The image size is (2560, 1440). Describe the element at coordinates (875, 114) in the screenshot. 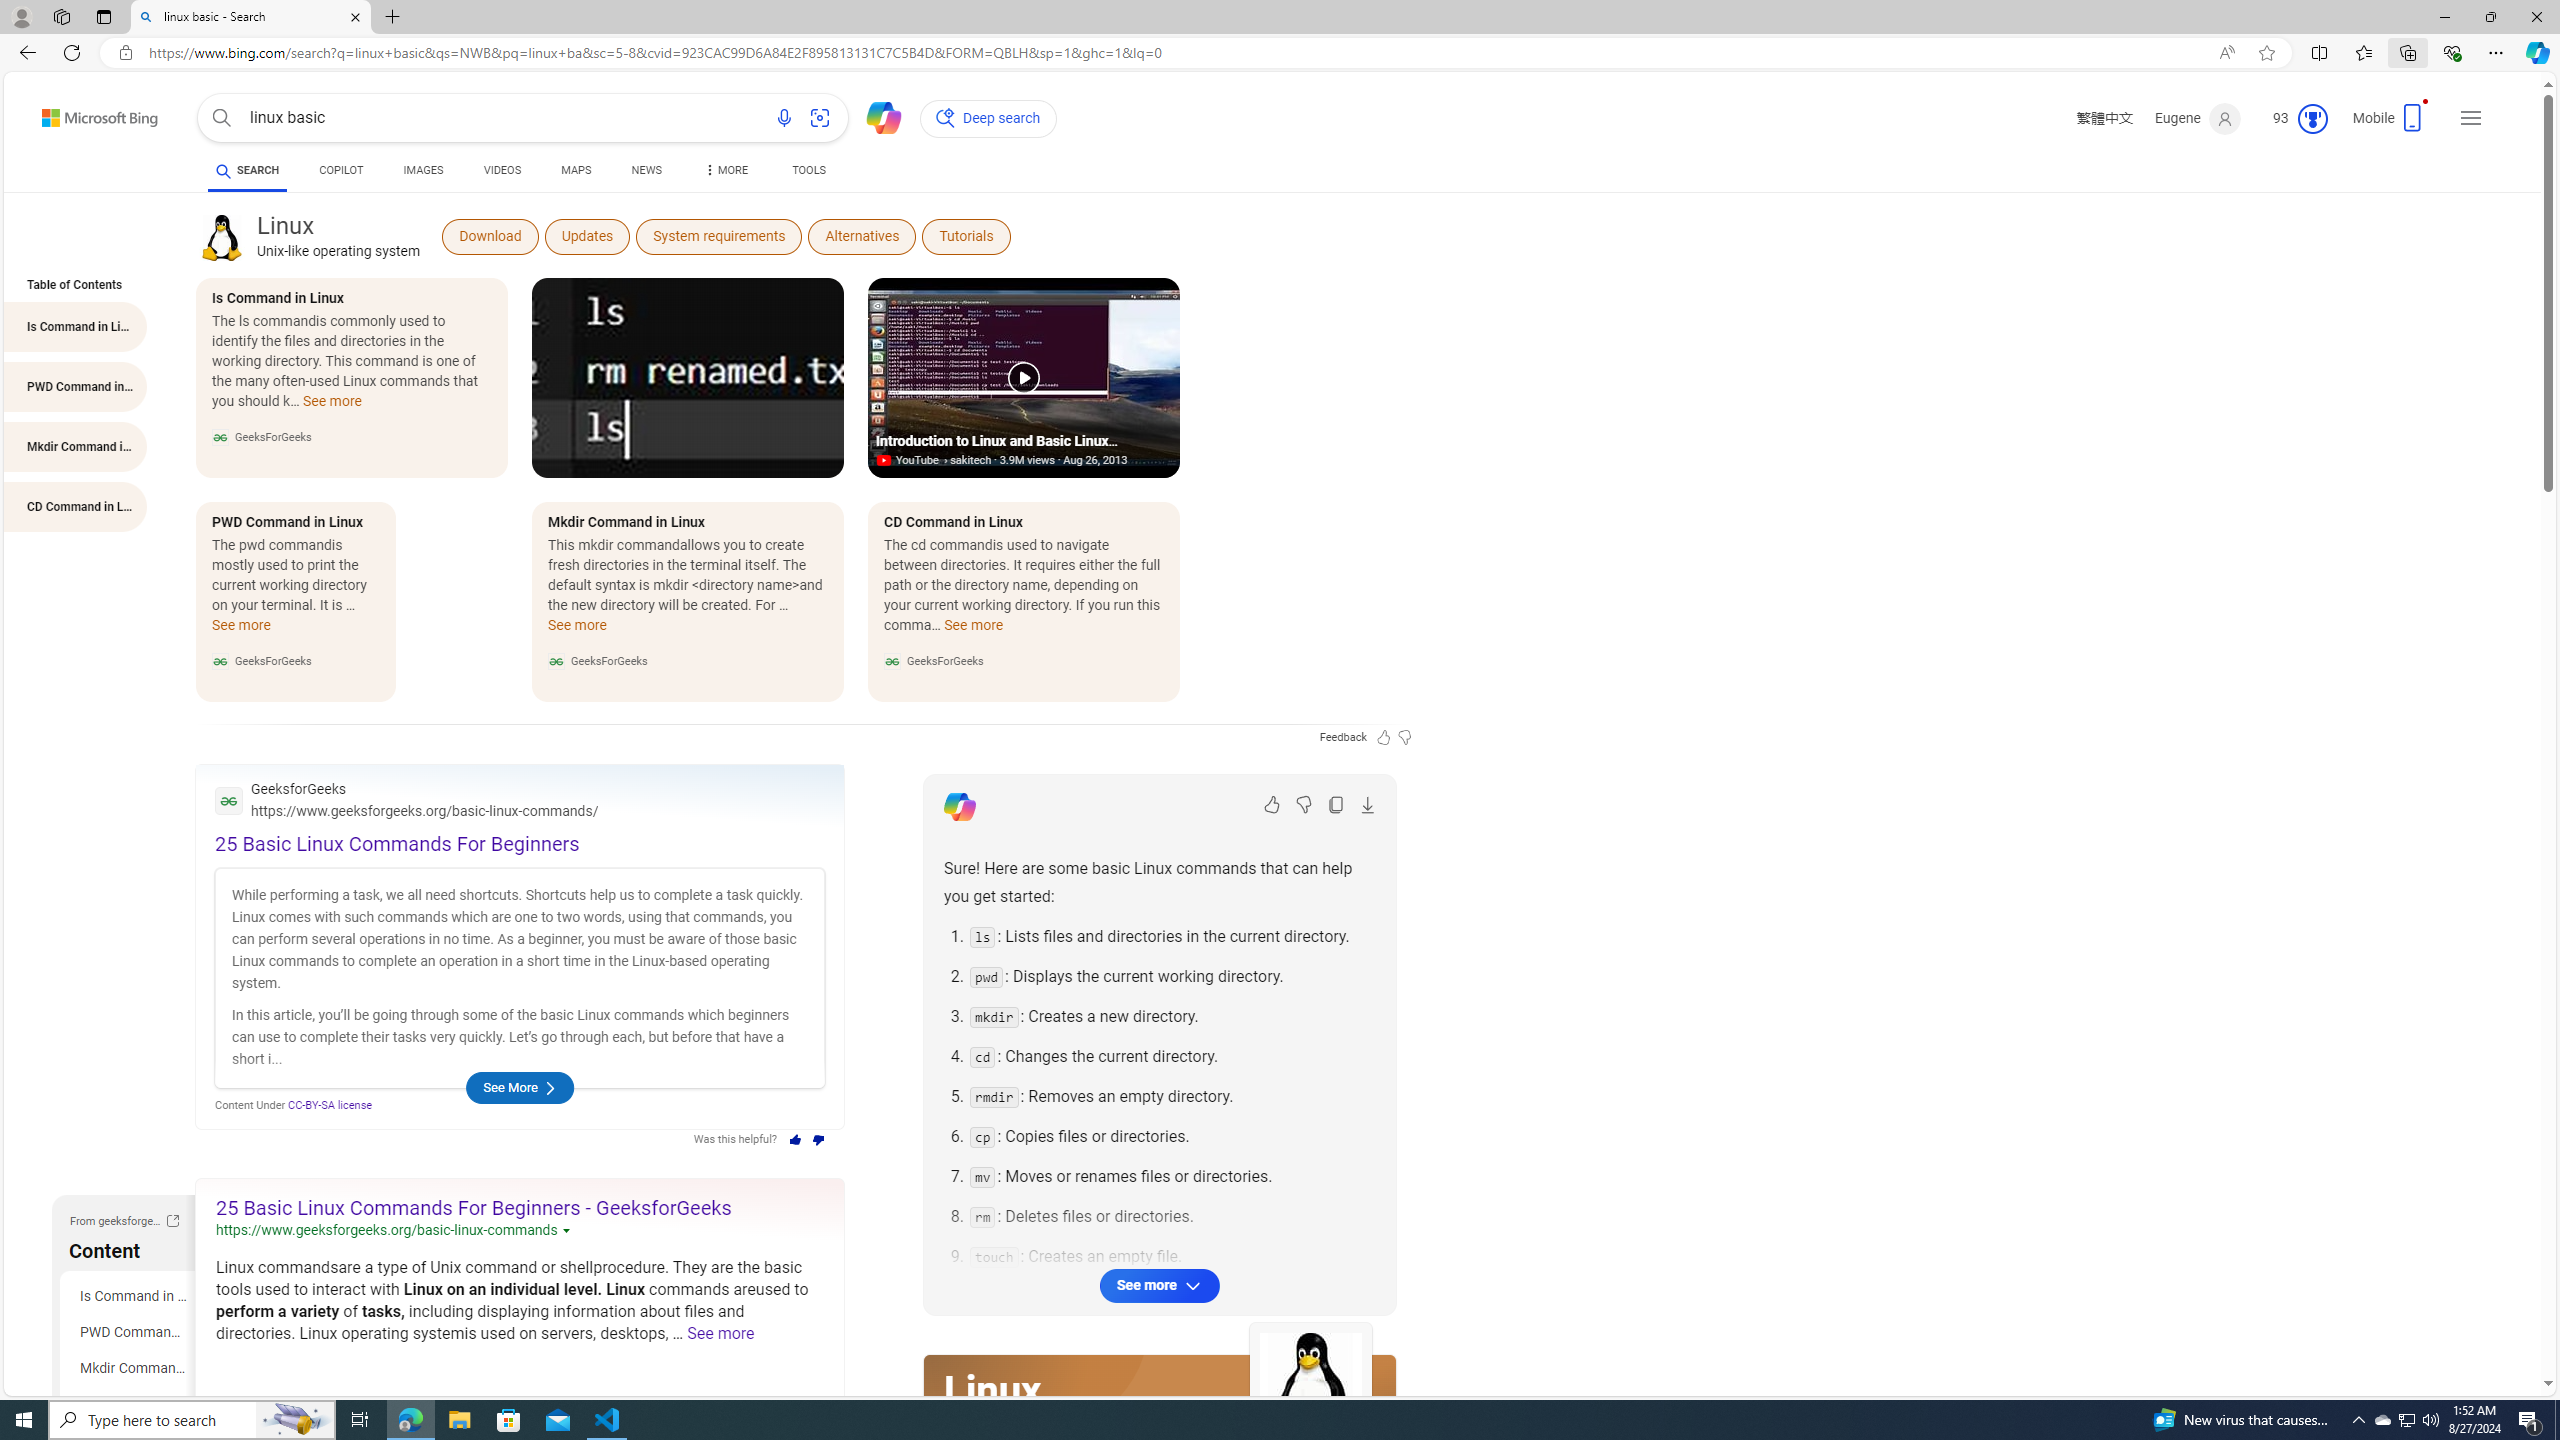

I see `'Chat'` at that location.